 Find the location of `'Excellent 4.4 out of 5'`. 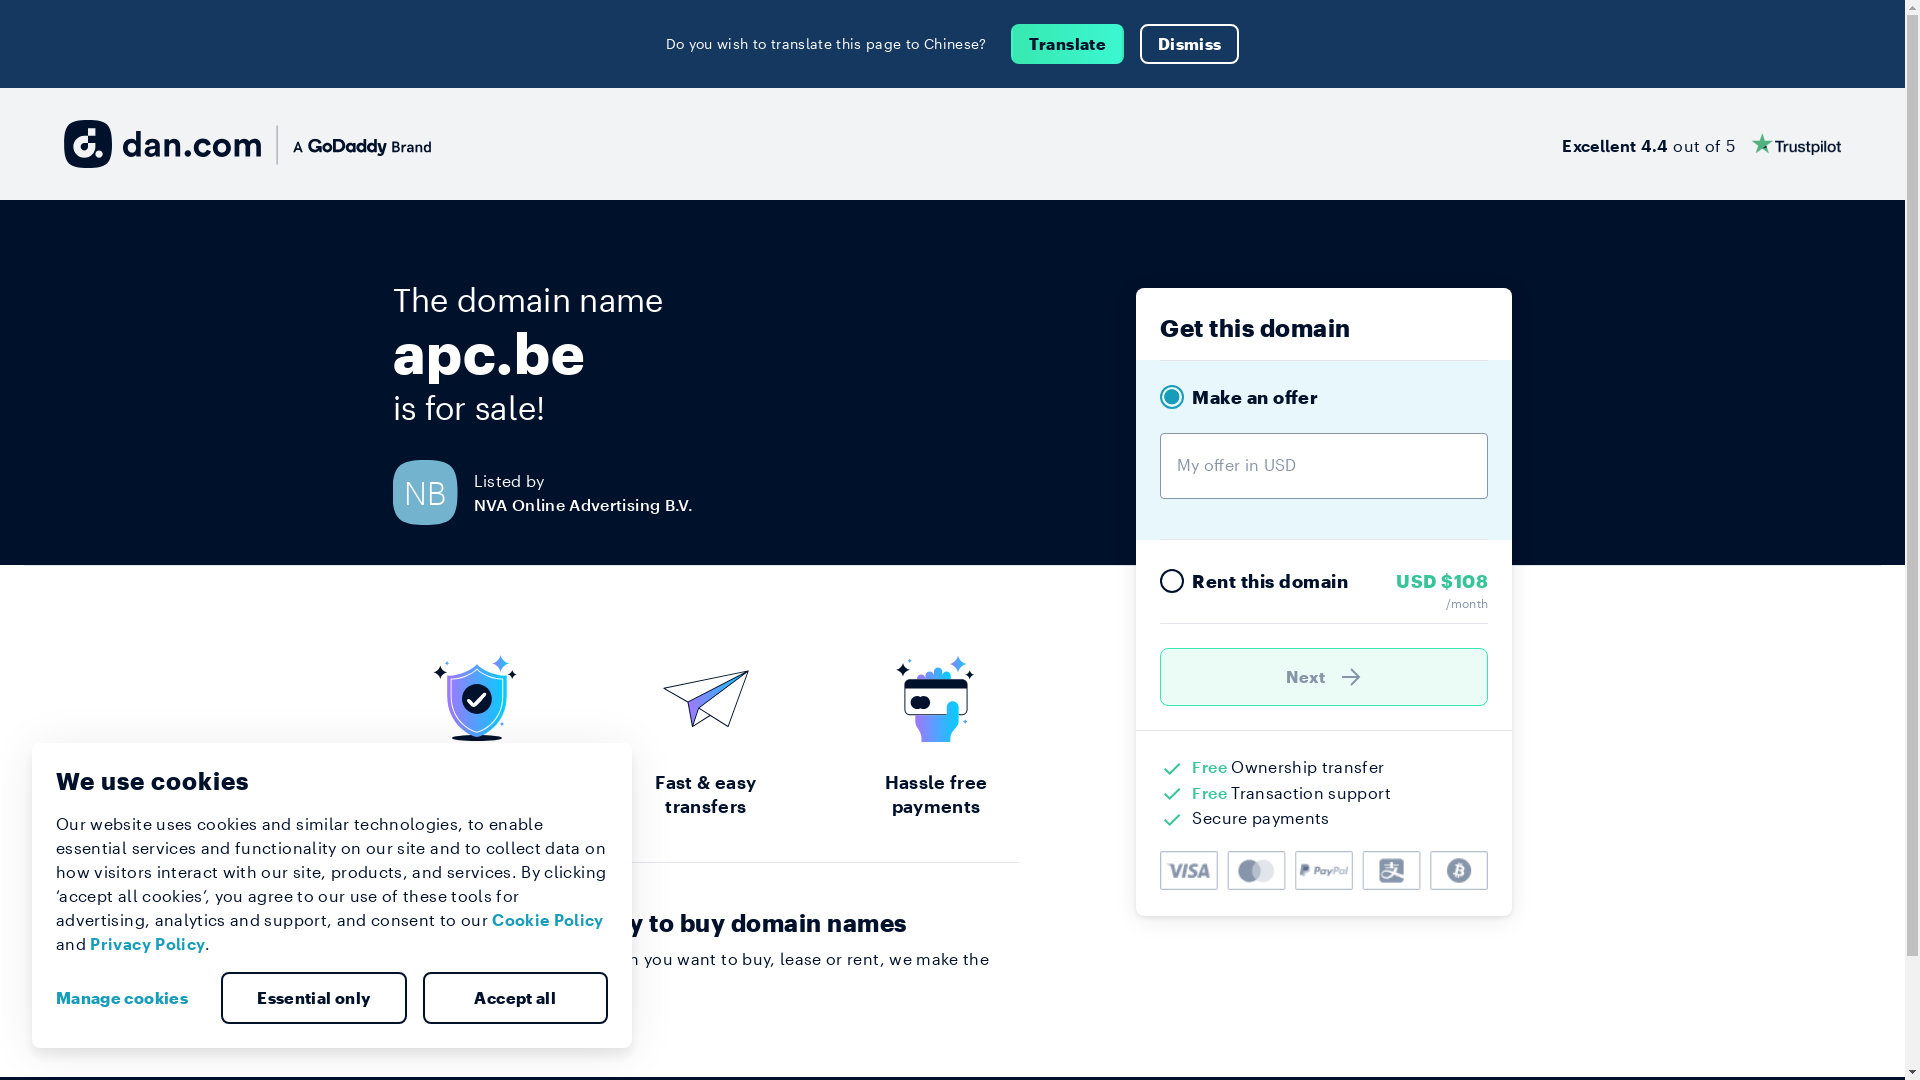

'Excellent 4.4 out of 5' is located at coordinates (1700, 142).